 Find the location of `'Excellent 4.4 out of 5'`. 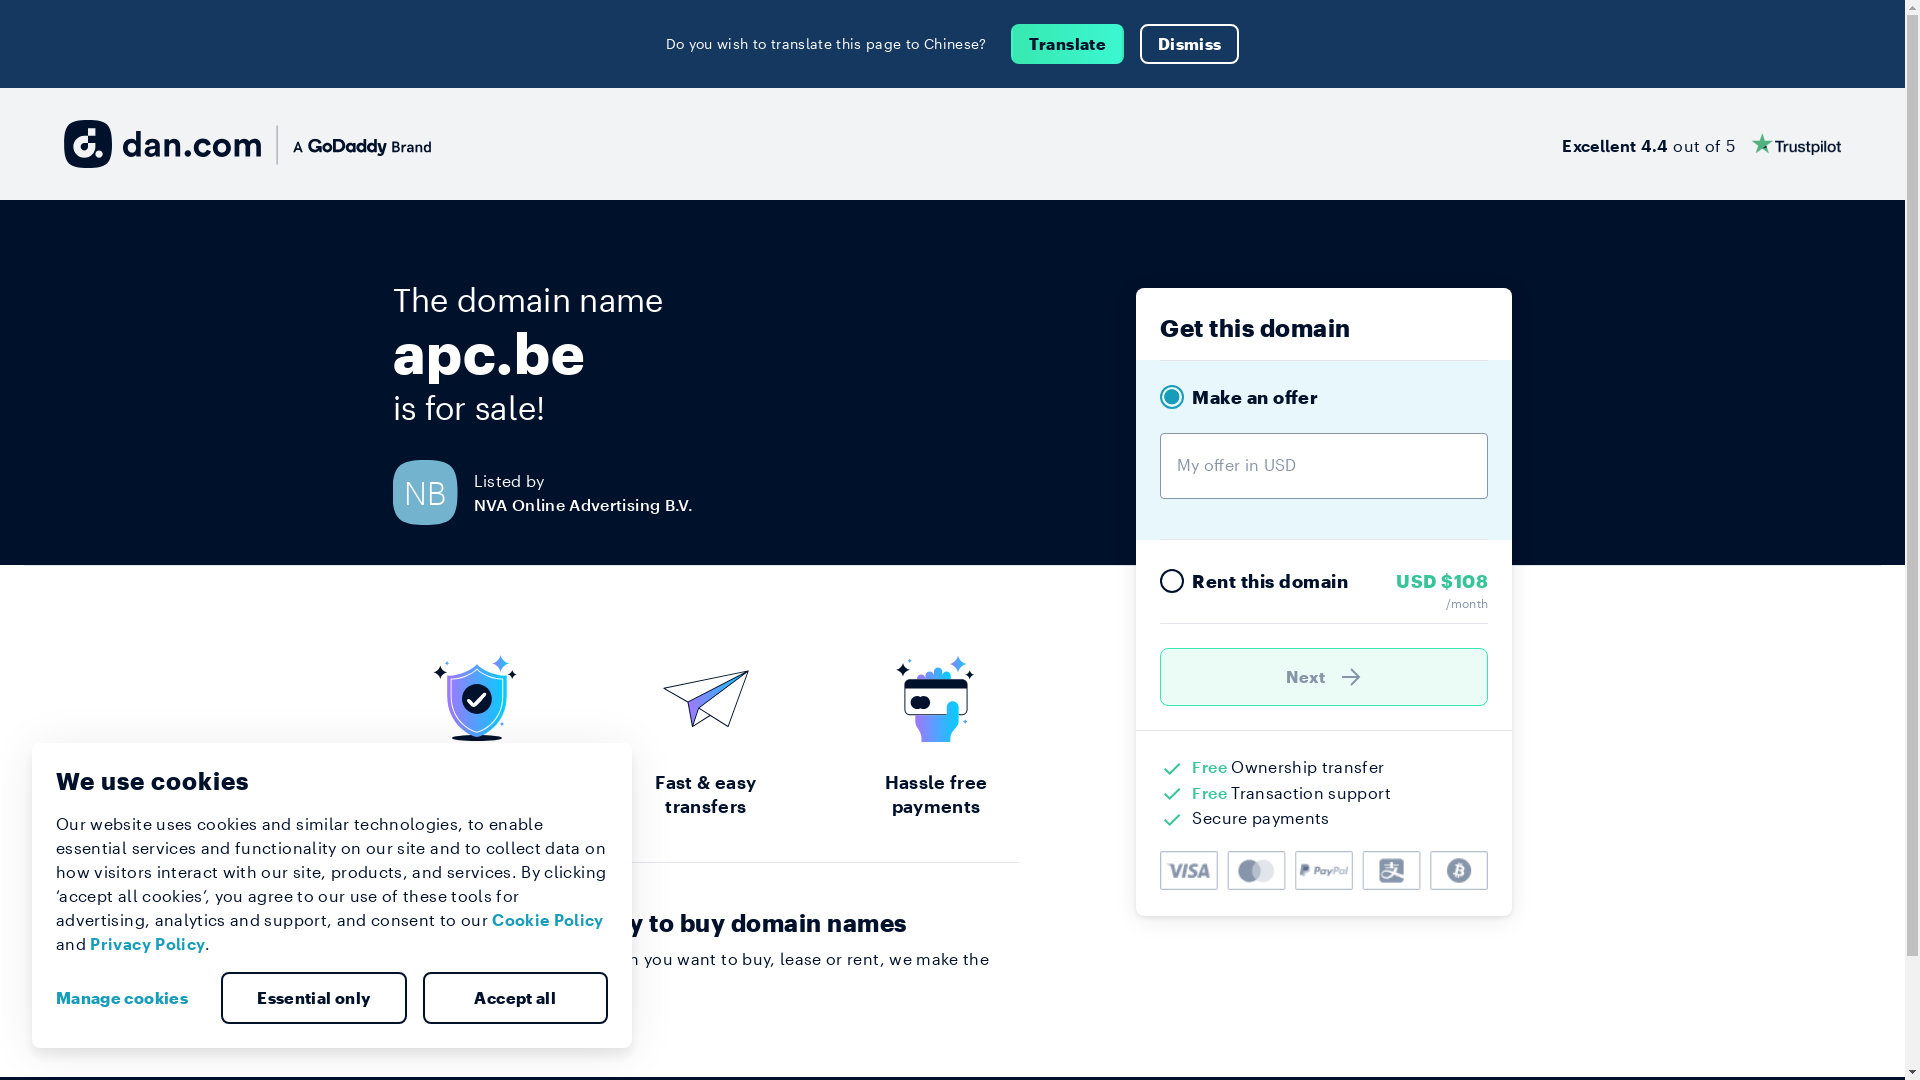

'Excellent 4.4 out of 5' is located at coordinates (1700, 142).